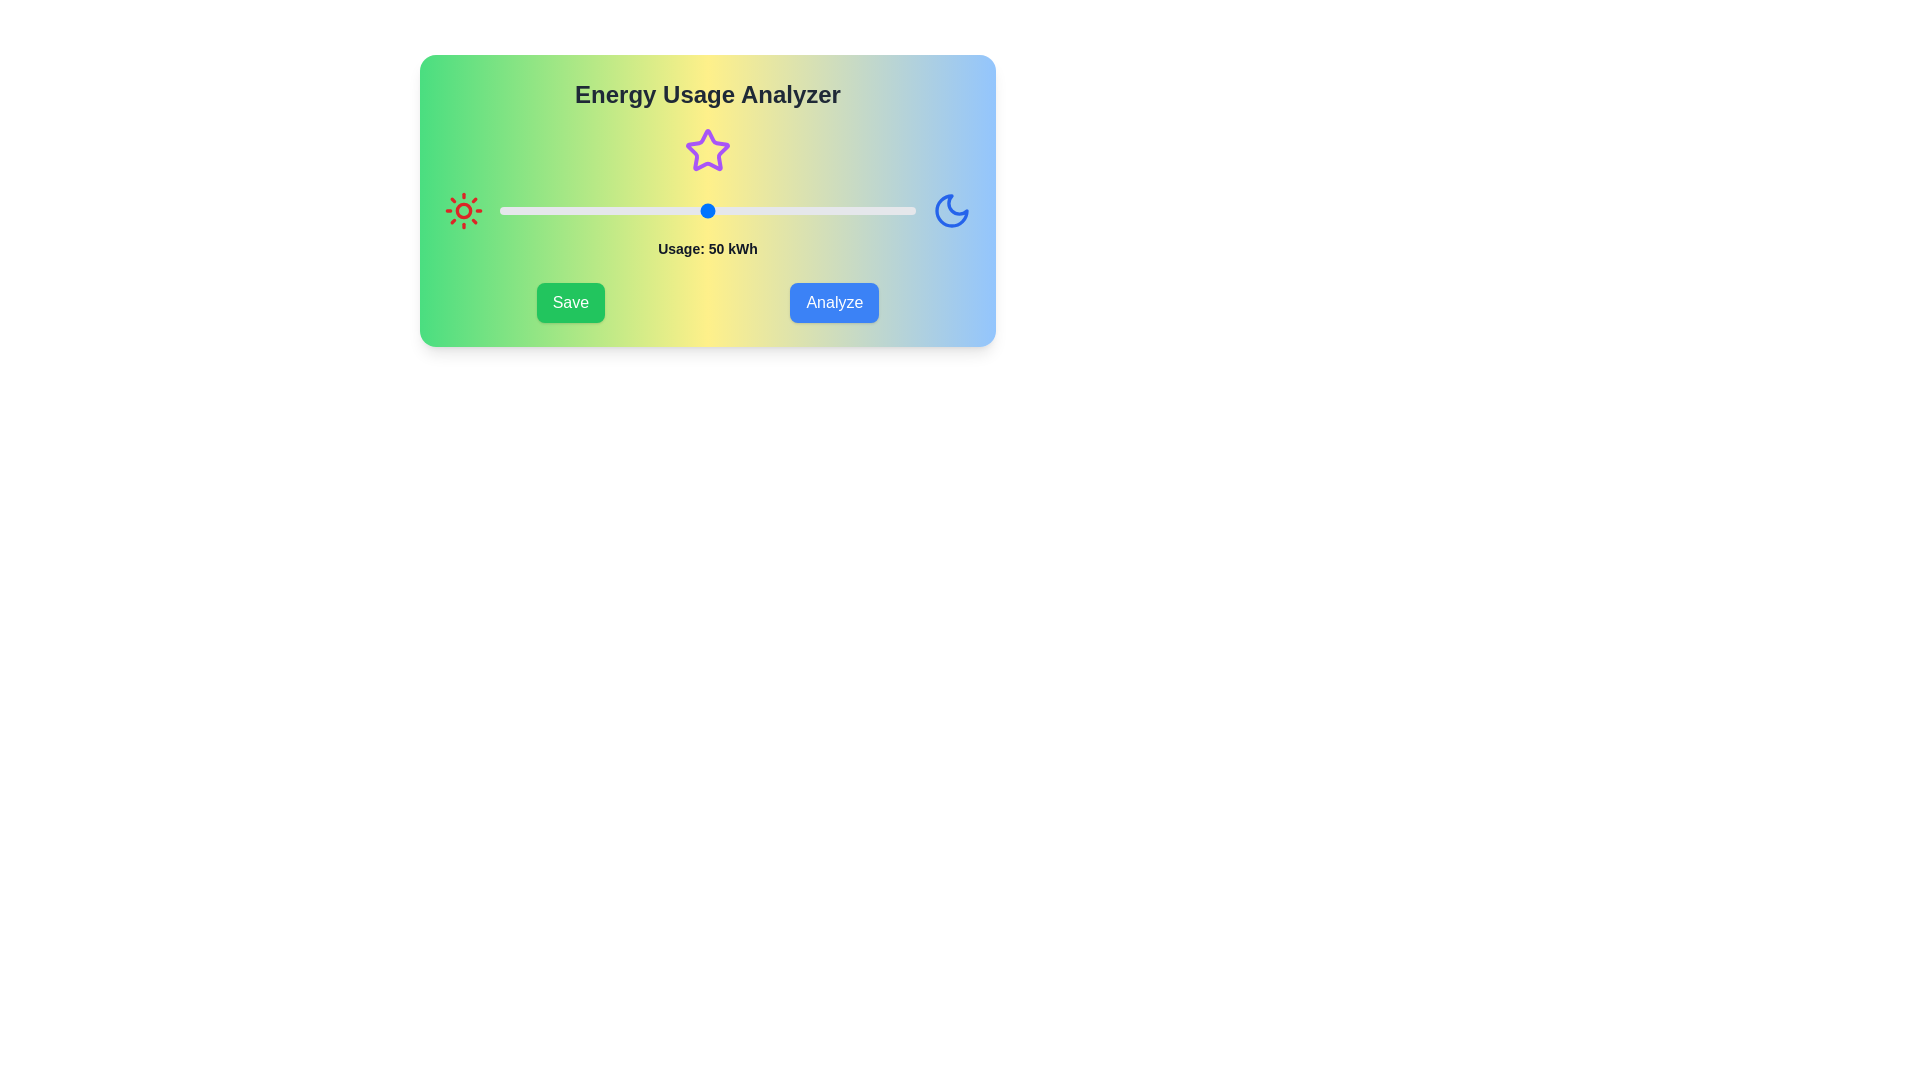  I want to click on the energy usage slider to 39 kWh, so click(662, 211).